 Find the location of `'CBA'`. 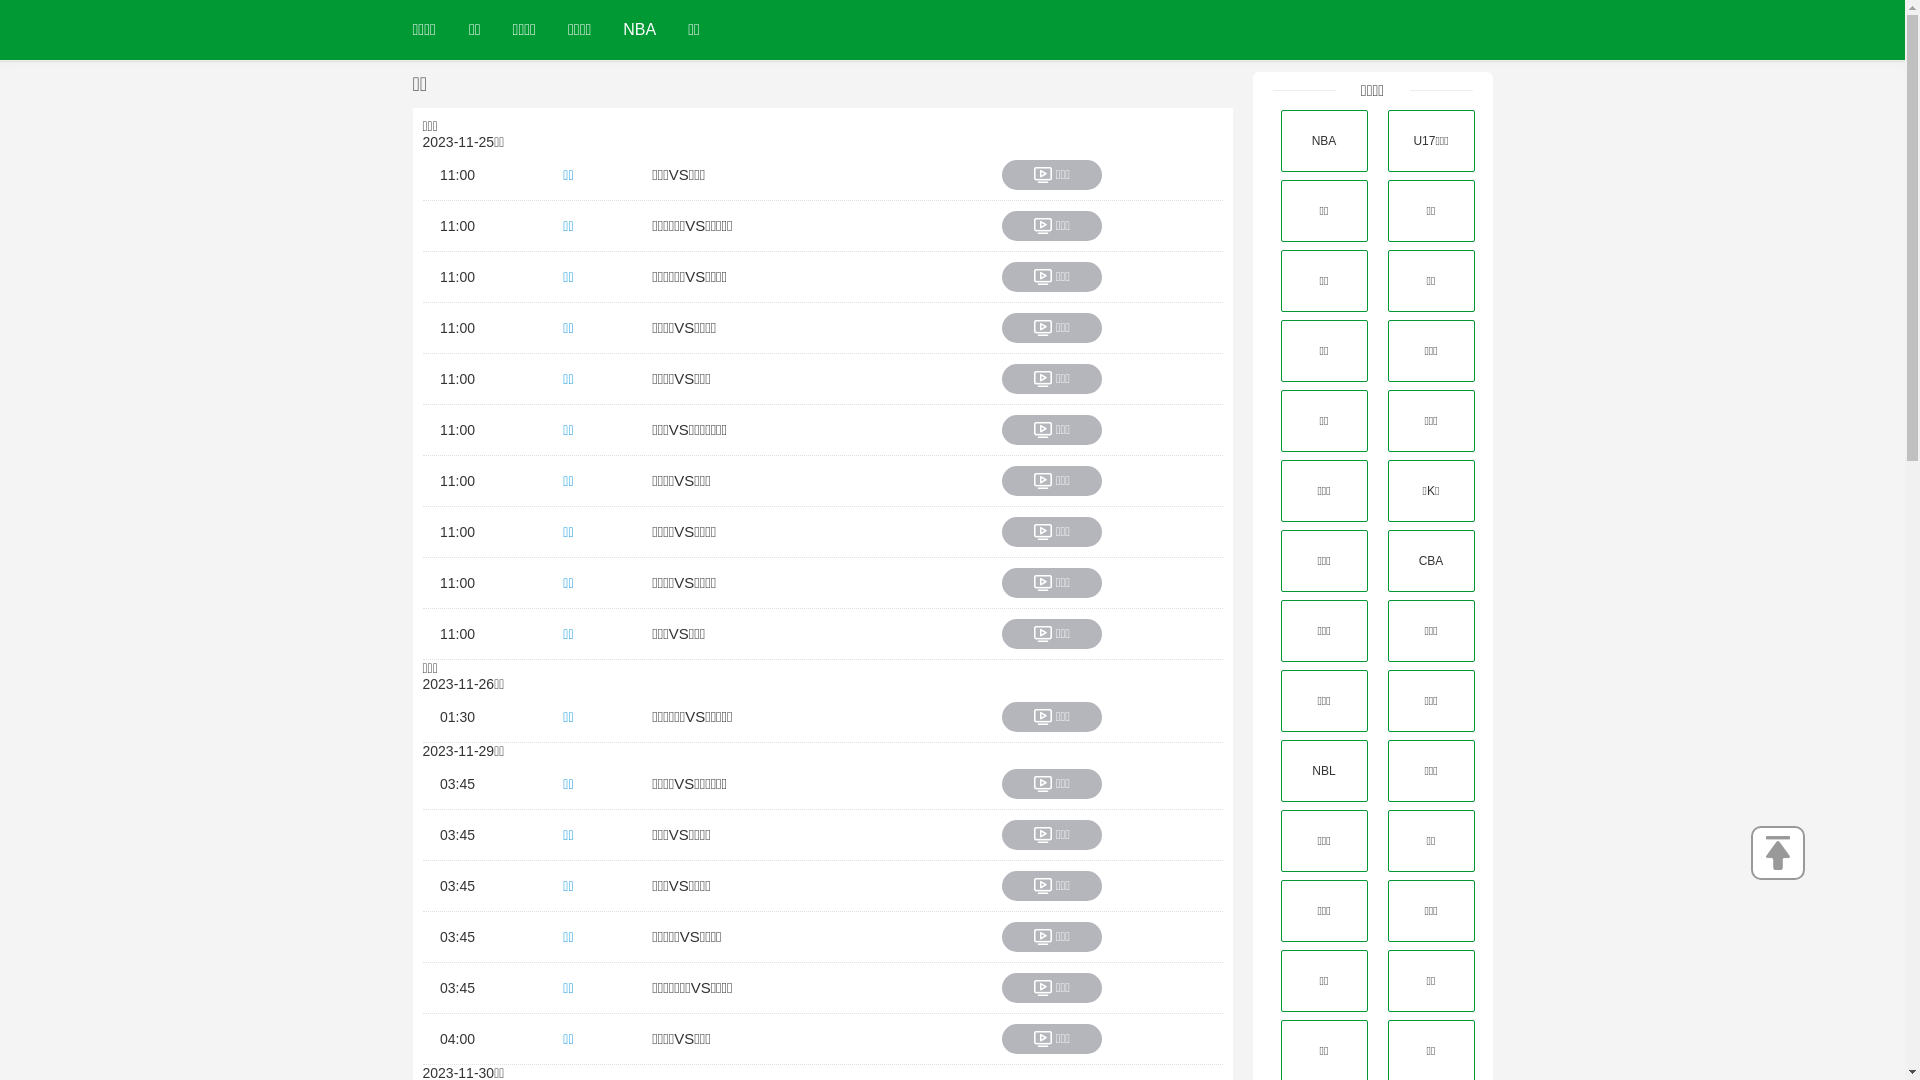

'CBA' is located at coordinates (1386, 560).